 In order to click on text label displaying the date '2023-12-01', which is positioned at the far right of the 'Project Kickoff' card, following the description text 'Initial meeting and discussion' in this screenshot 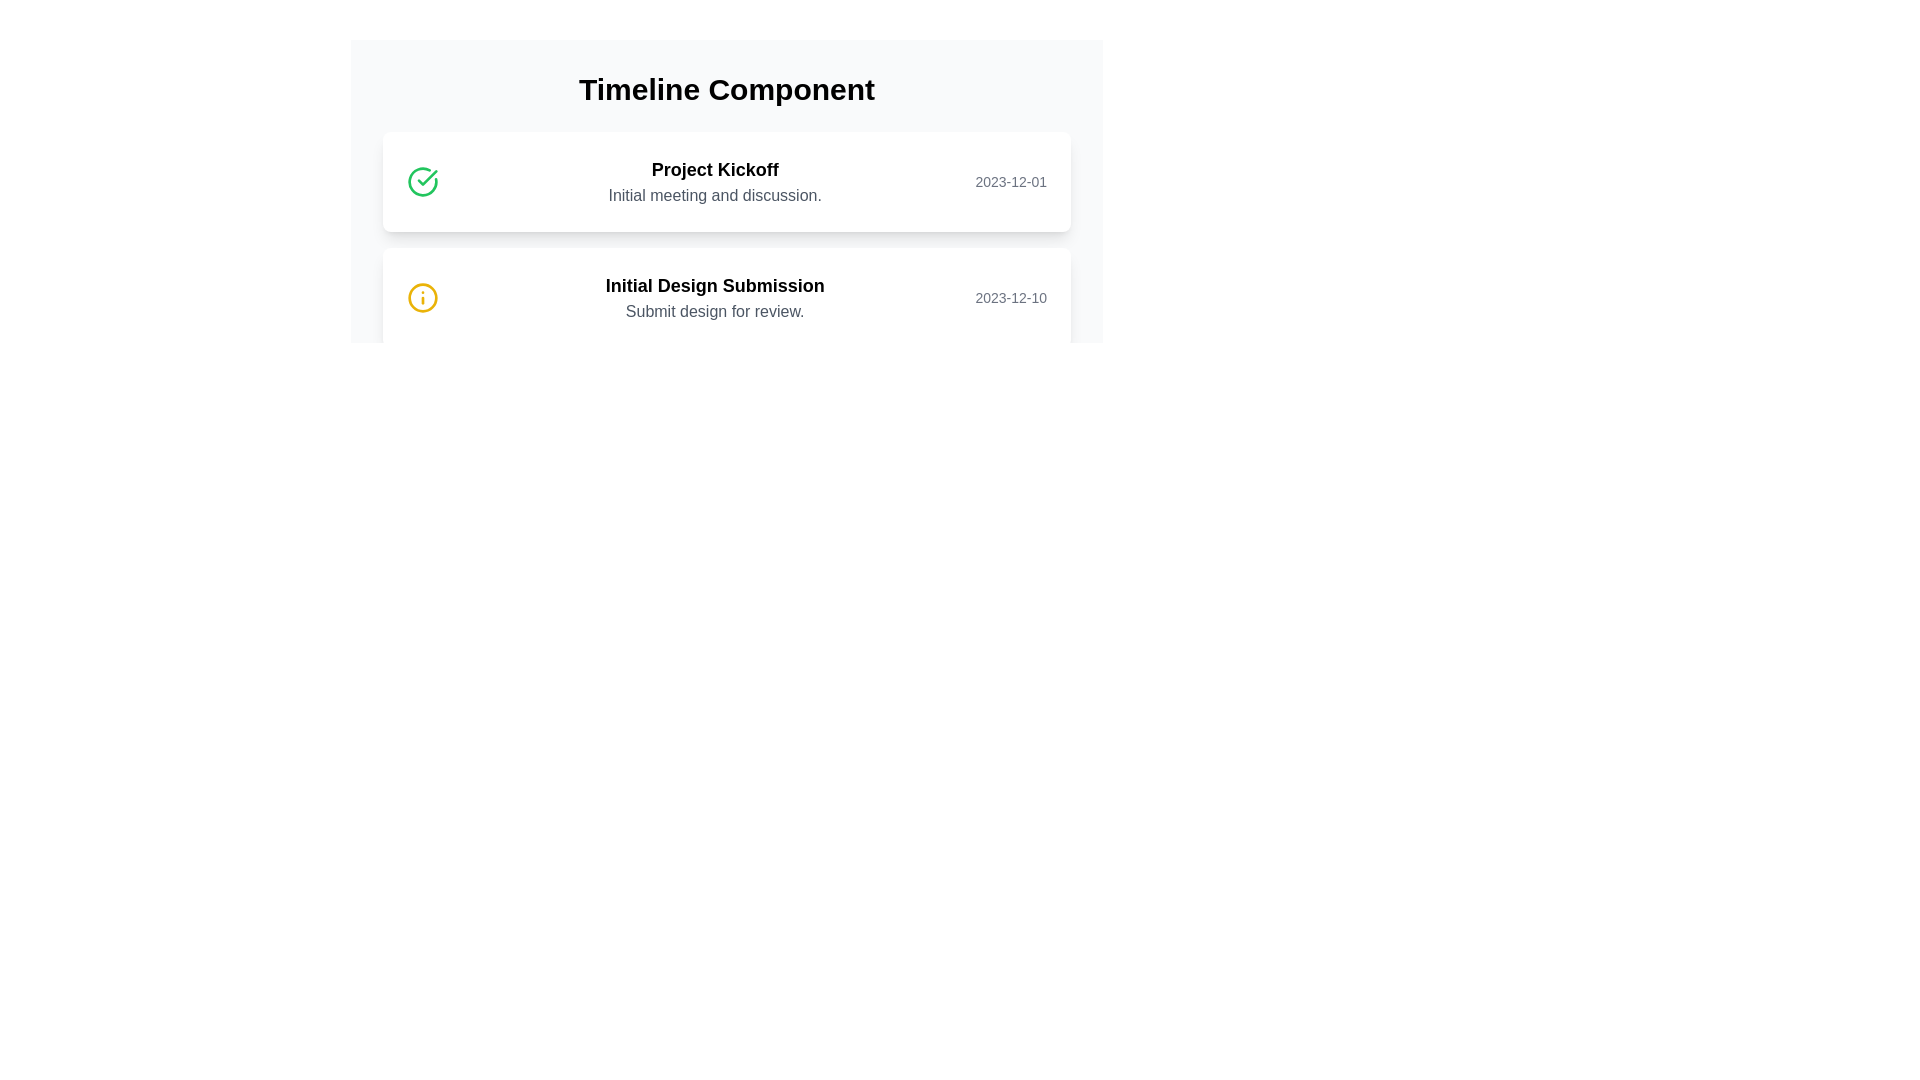, I will do `click(1011, 181)`.